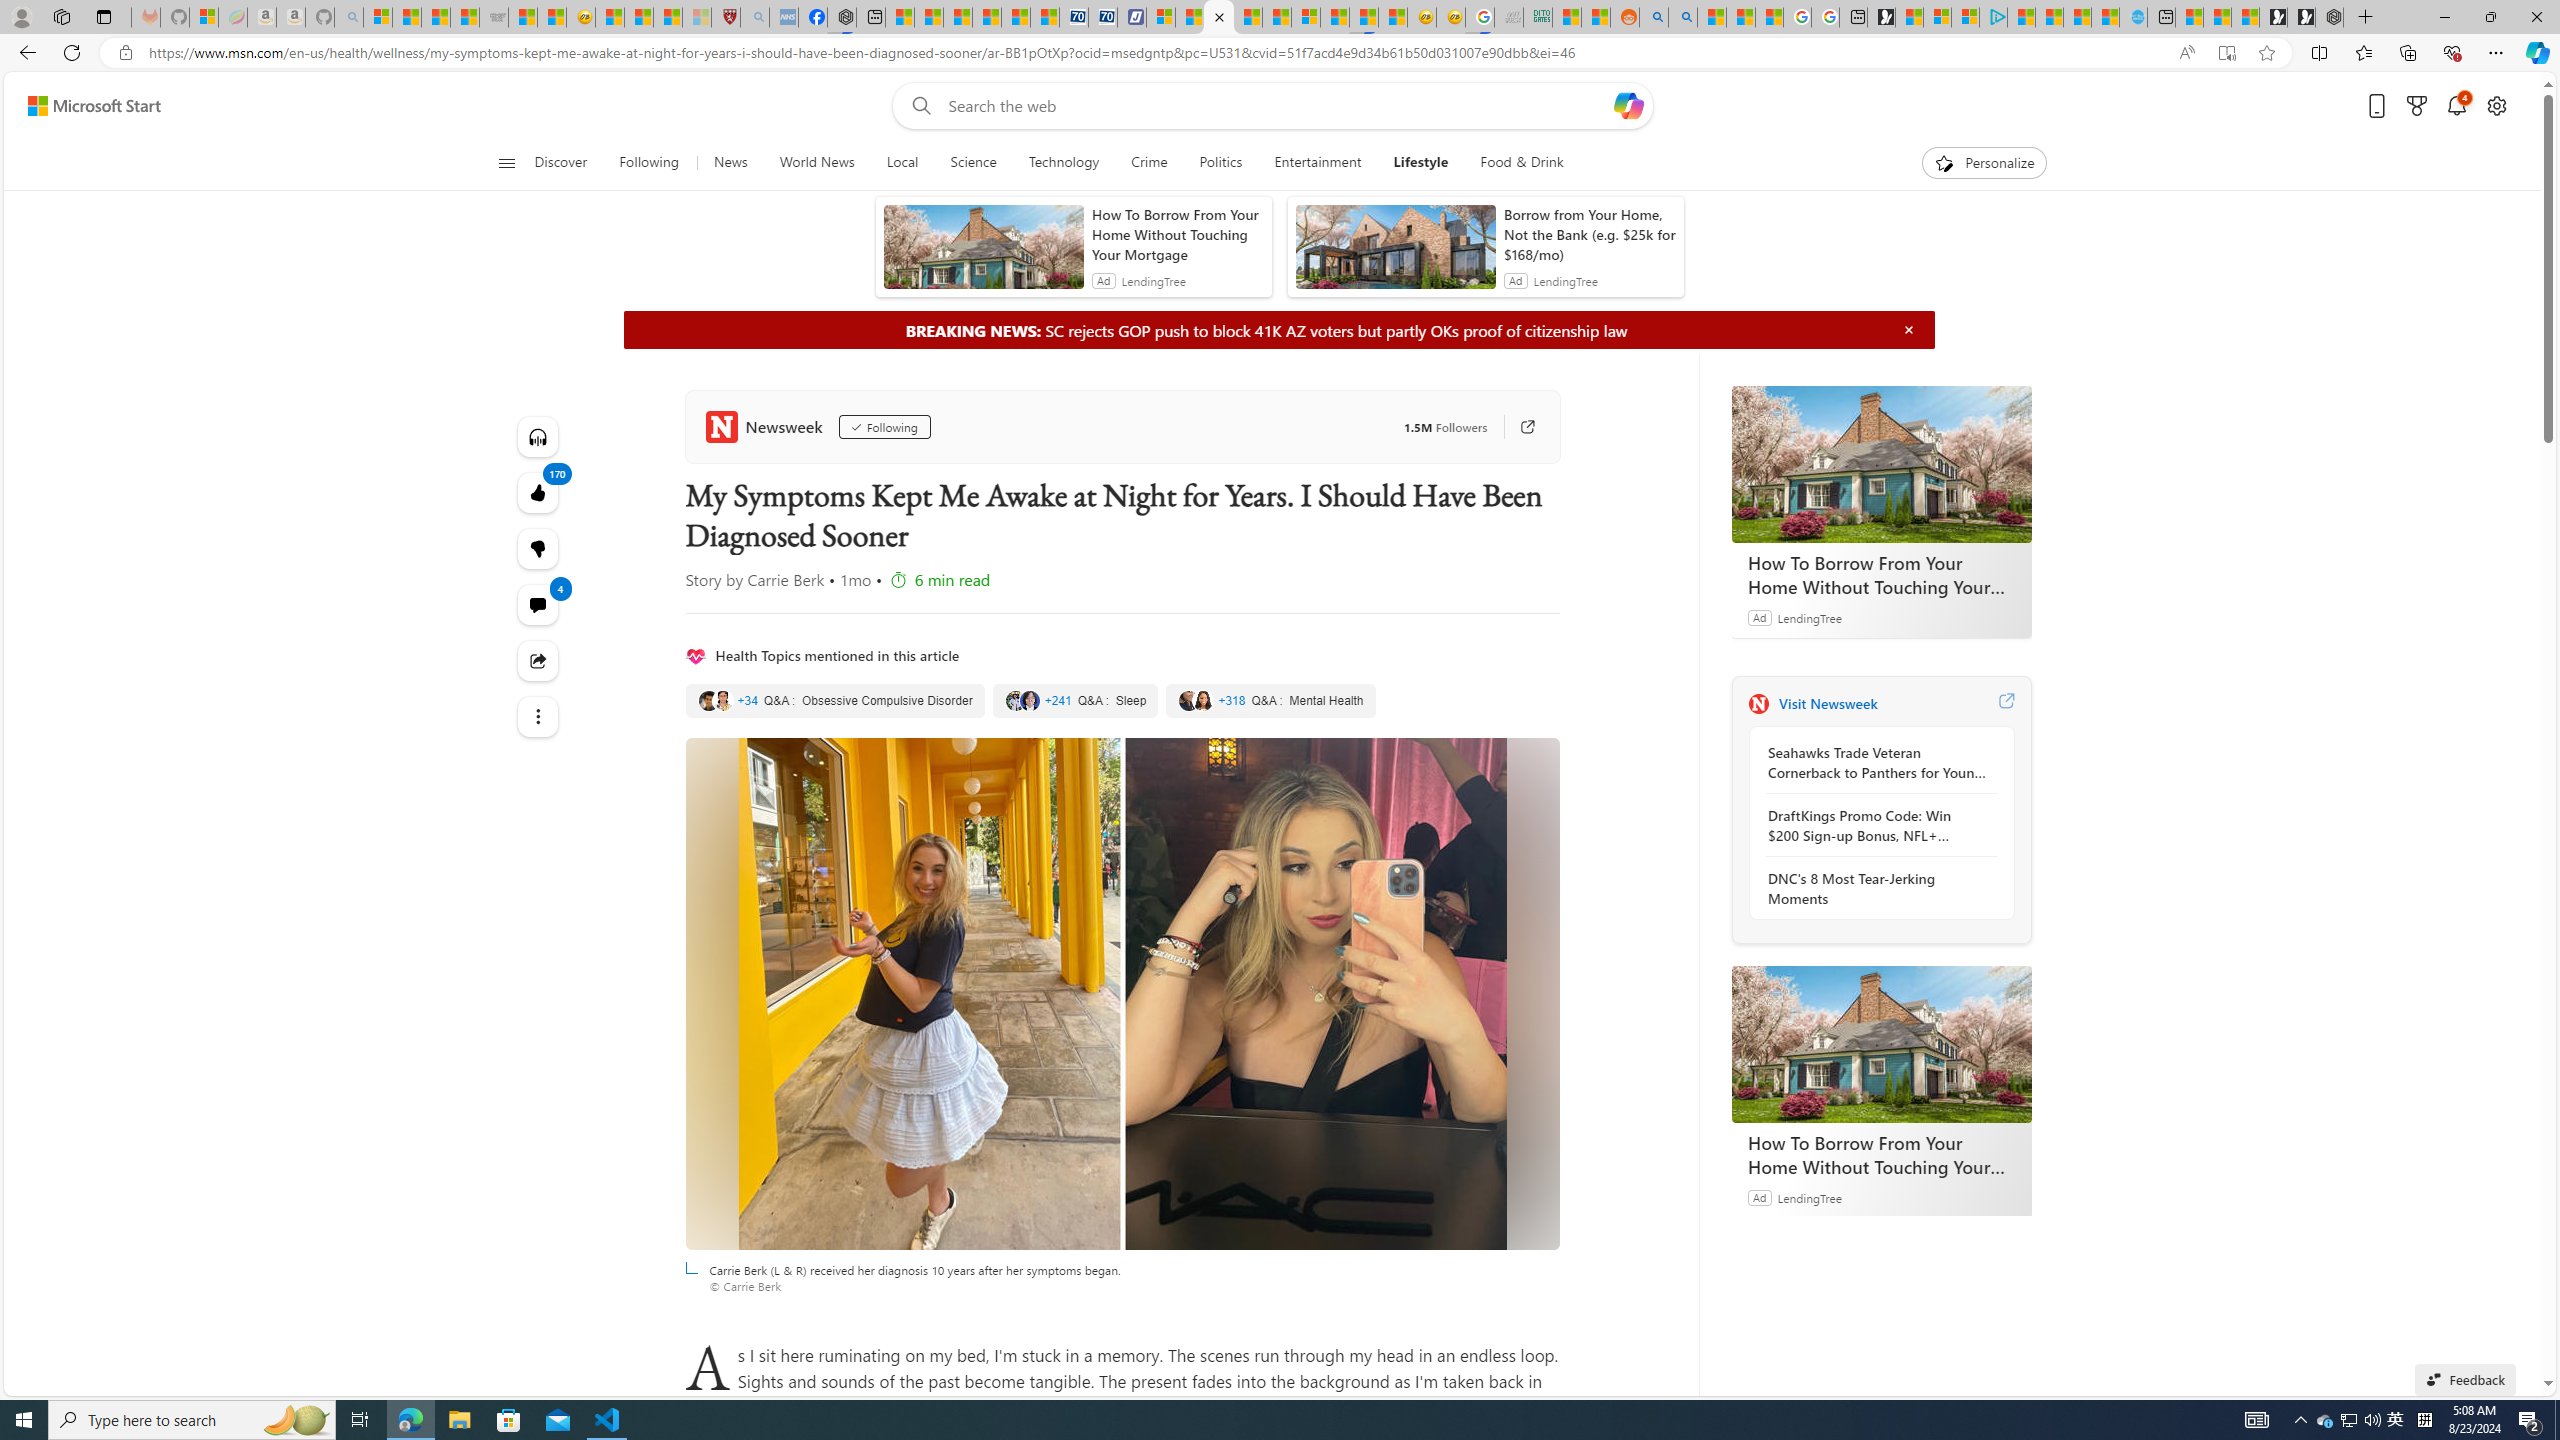 The image size is (2560, 1440). Describe the element at coordinates (86, 104) in the screenshot. I see `'Skip to content'` at that location.